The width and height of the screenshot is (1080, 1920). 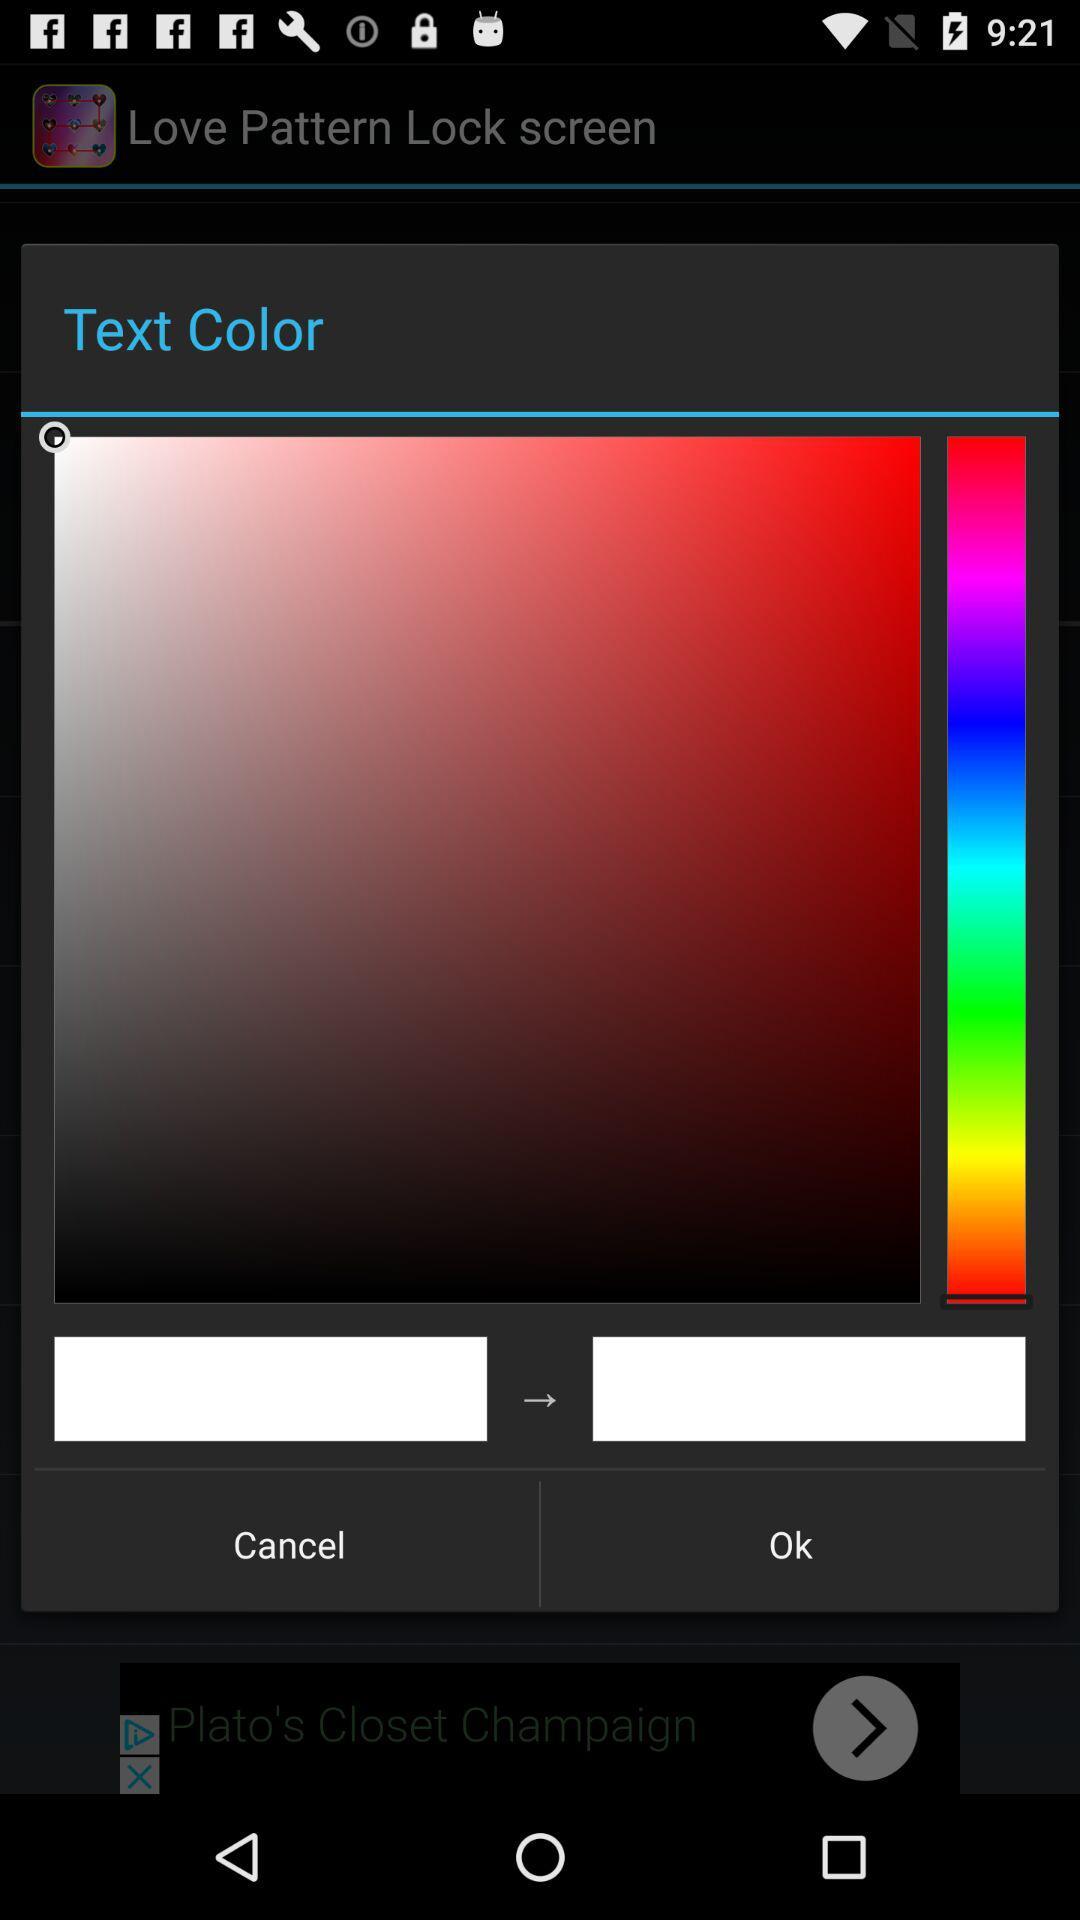 What do you see at coordinates (289, 1543) in the screenshot?
I see `item to the left of the ok item` at bounding box center [289, 1543].